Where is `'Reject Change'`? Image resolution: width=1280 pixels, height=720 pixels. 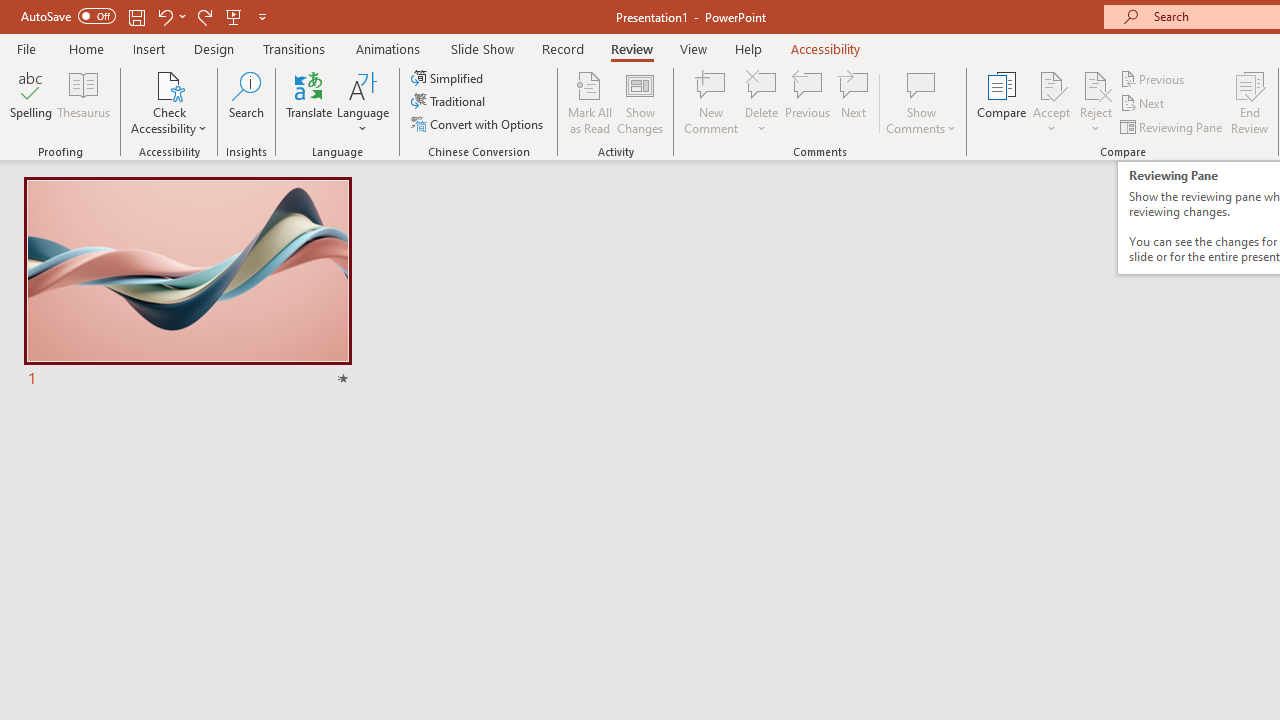
'Reject Change' is located at coordinates (1095, 84).